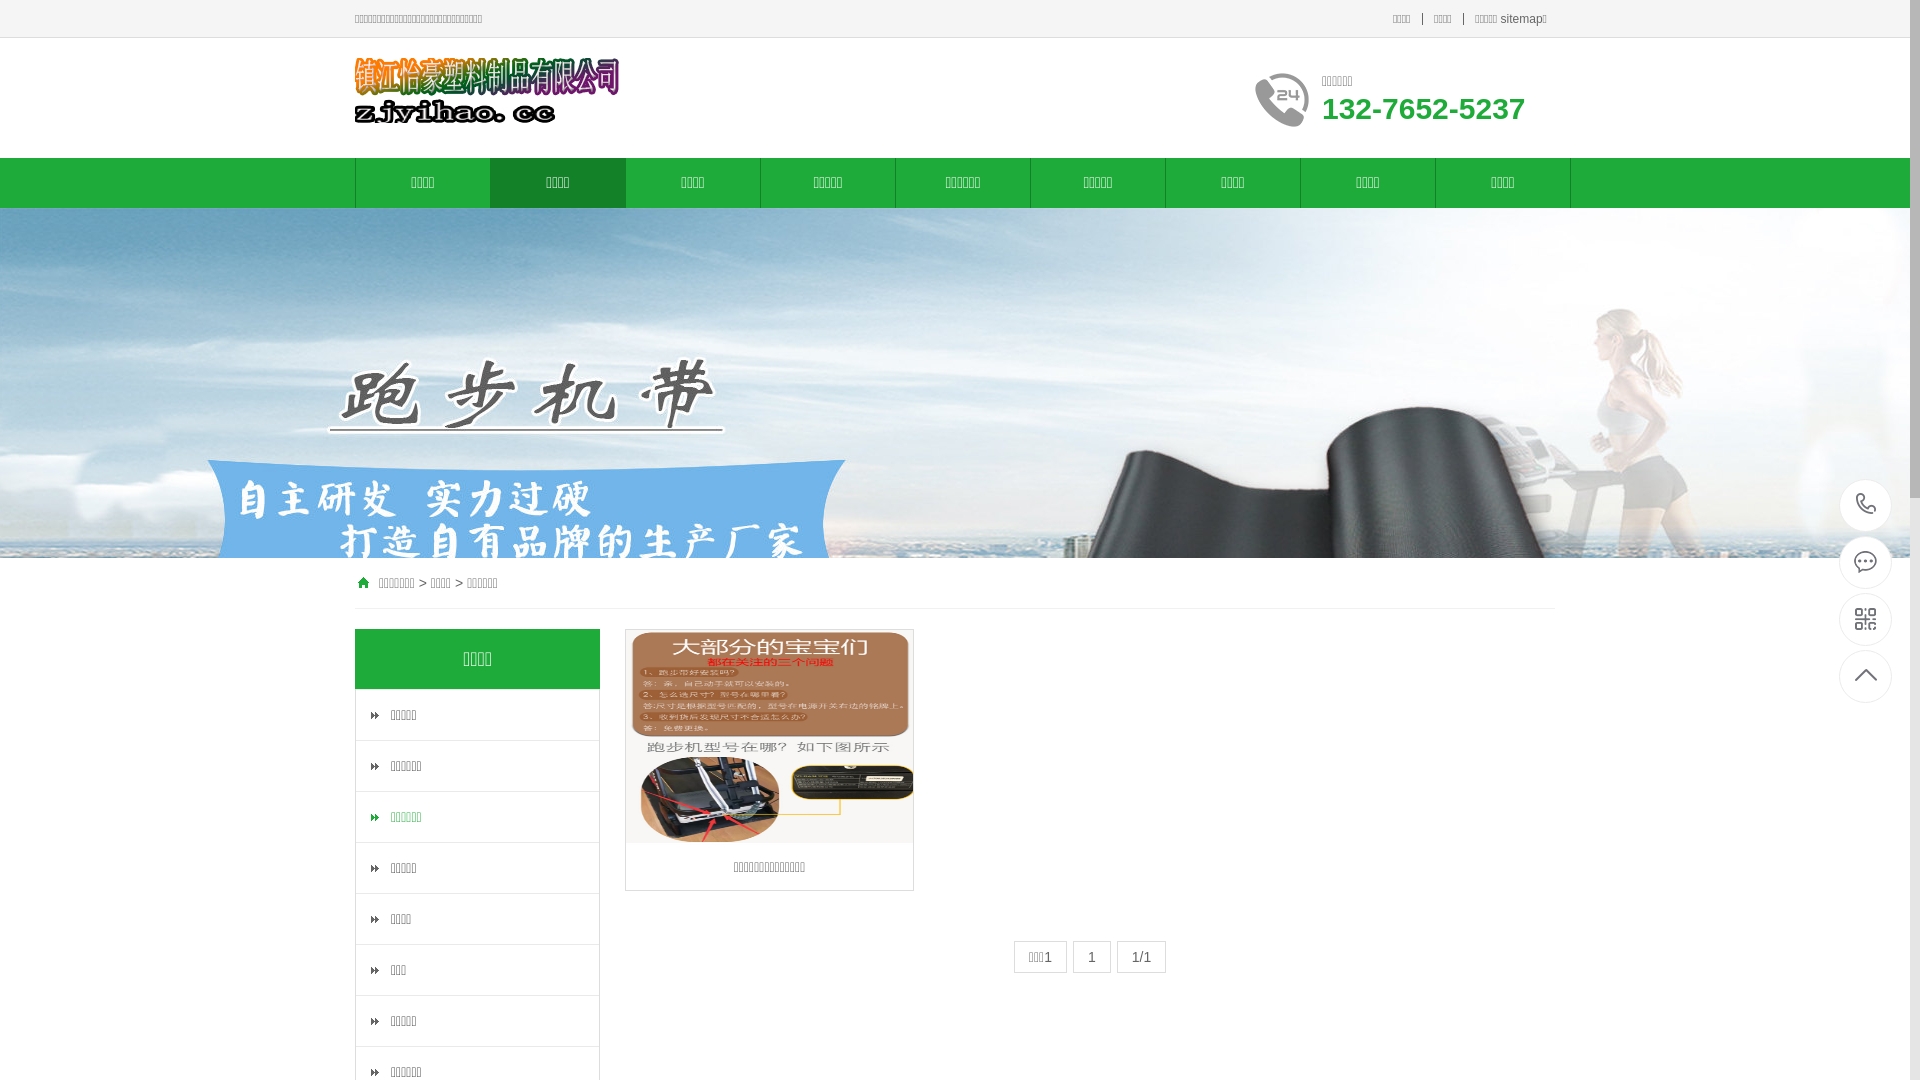 The width and height of the screenshot is (1920, 1080). What do you see at coordinates (1090, 955) in the screenshot?
I see `'1'` at bounding box center [1090, 955].